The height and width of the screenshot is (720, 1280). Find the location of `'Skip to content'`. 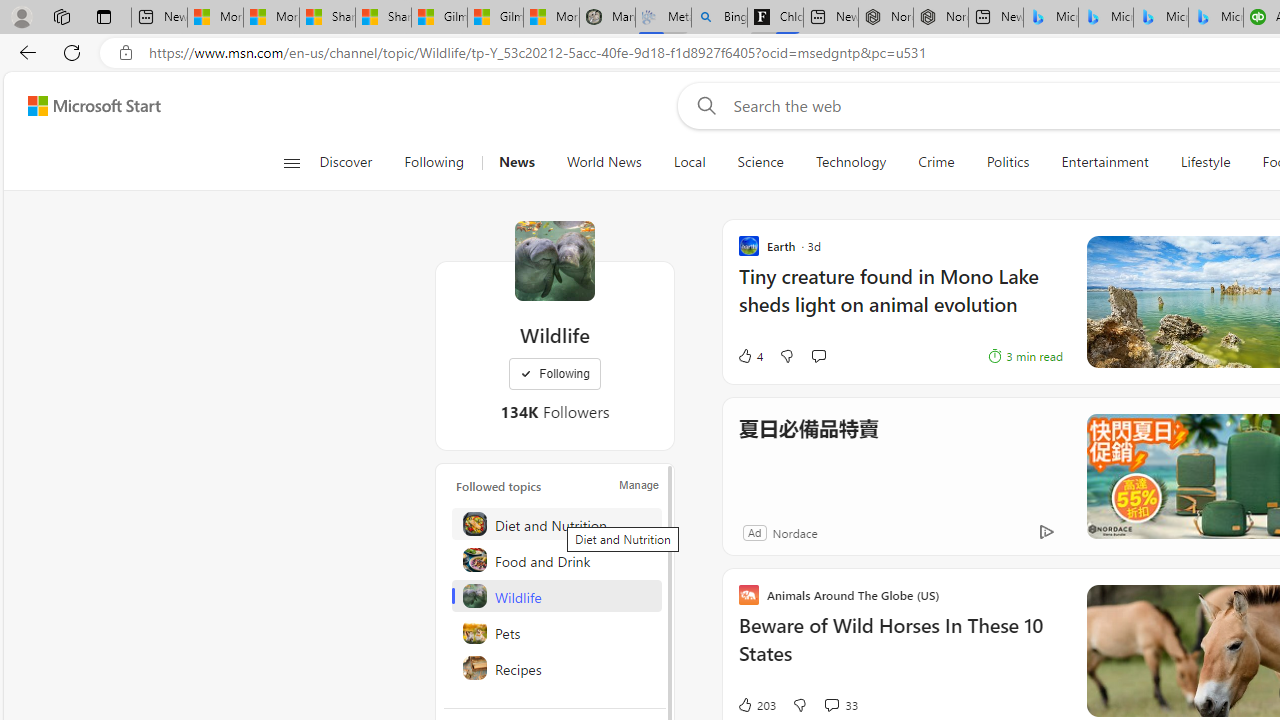

'Skip to content' is located at coordinates (86, 105).